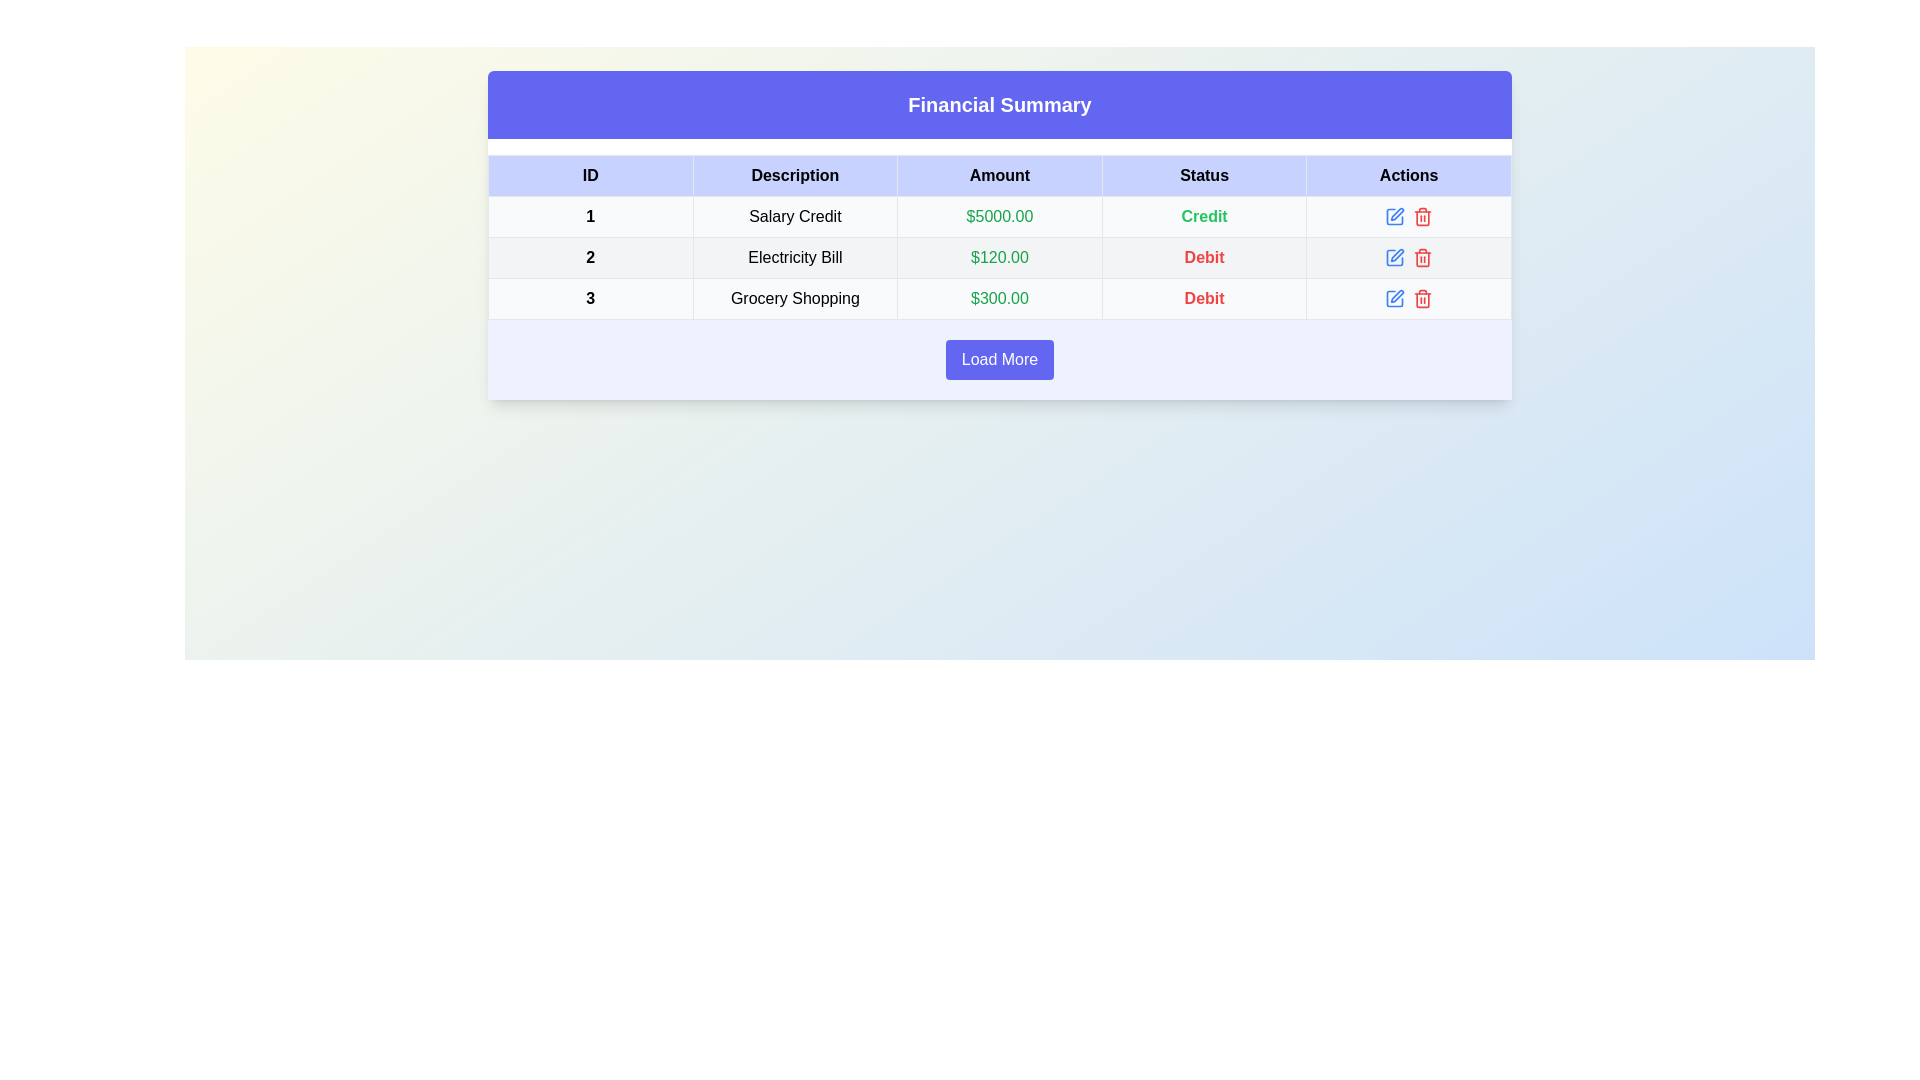  Describe the element at coordinates (1396, 296) in the screenshot. I see `the edit icon located in the Actions column of the last row of the table` at that location.